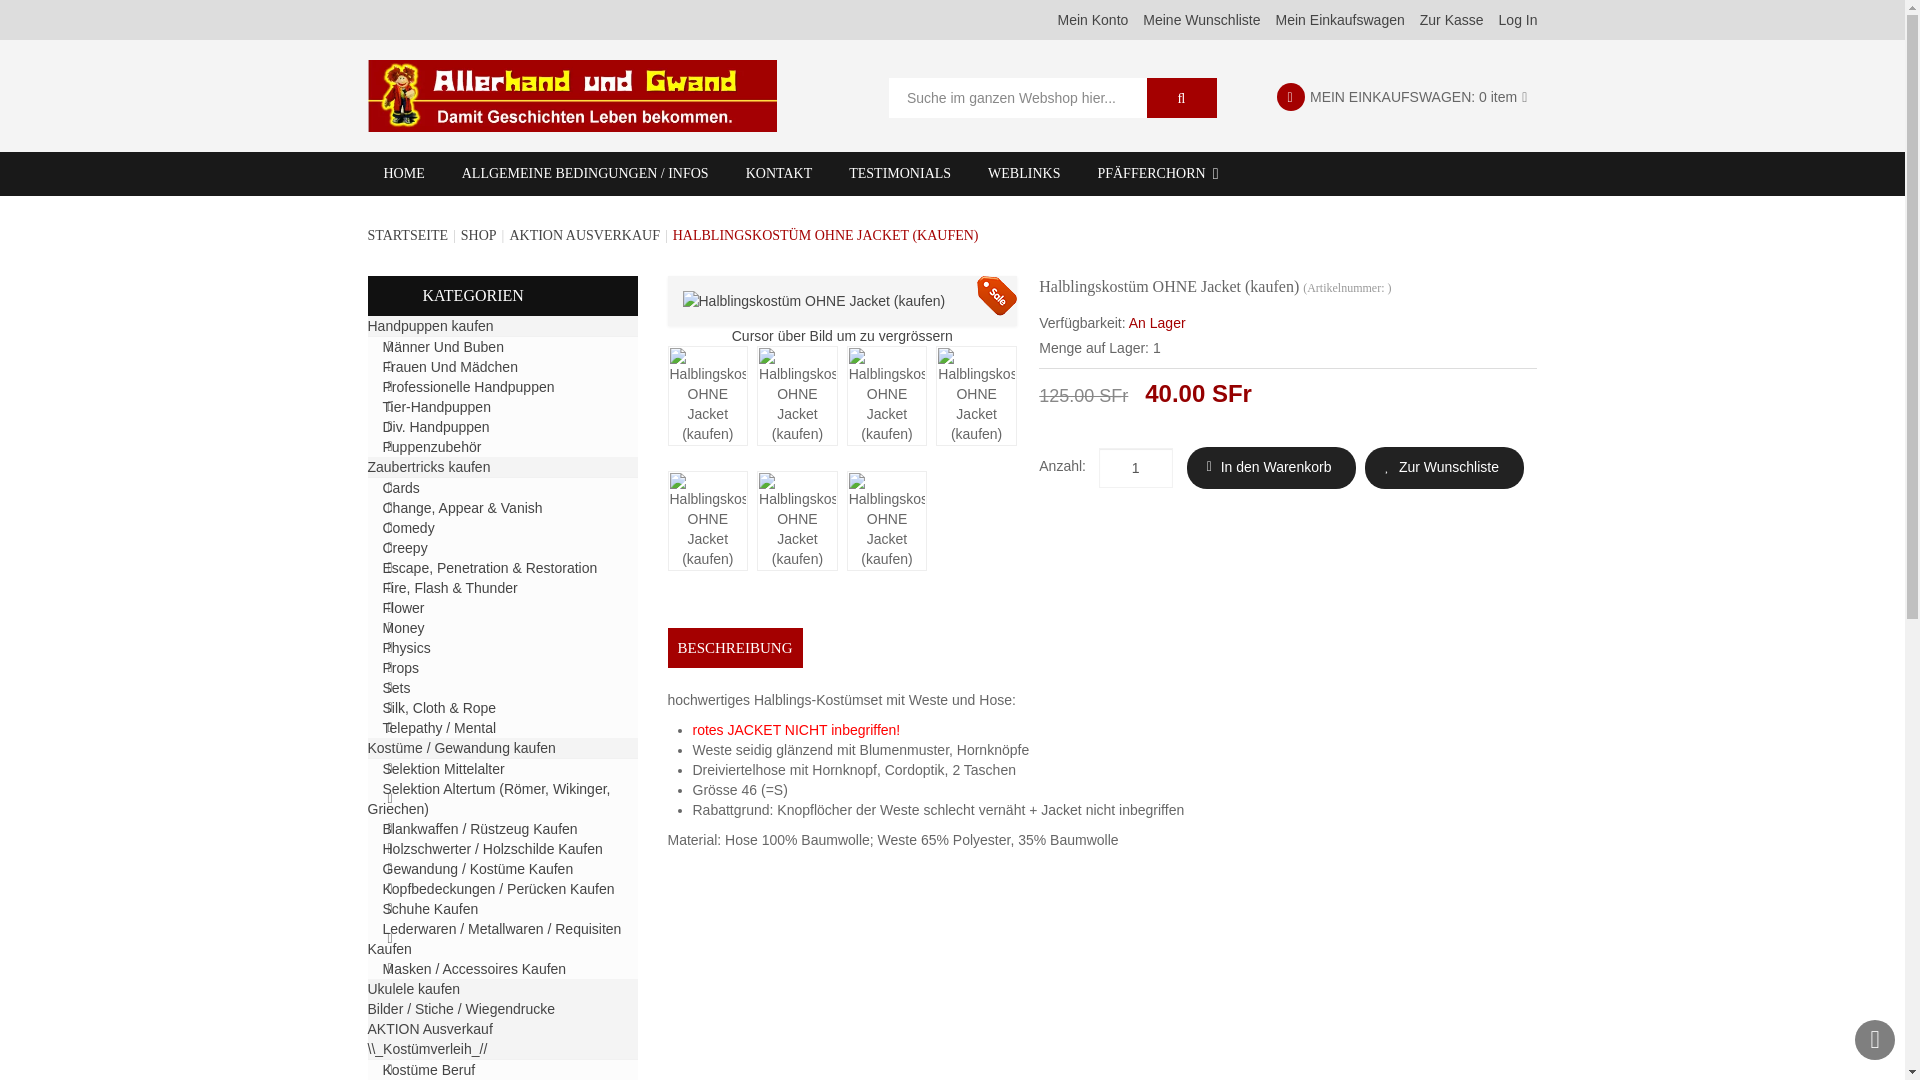  I want to click on 'Zaubertricks kaufen', so click(428, 466).